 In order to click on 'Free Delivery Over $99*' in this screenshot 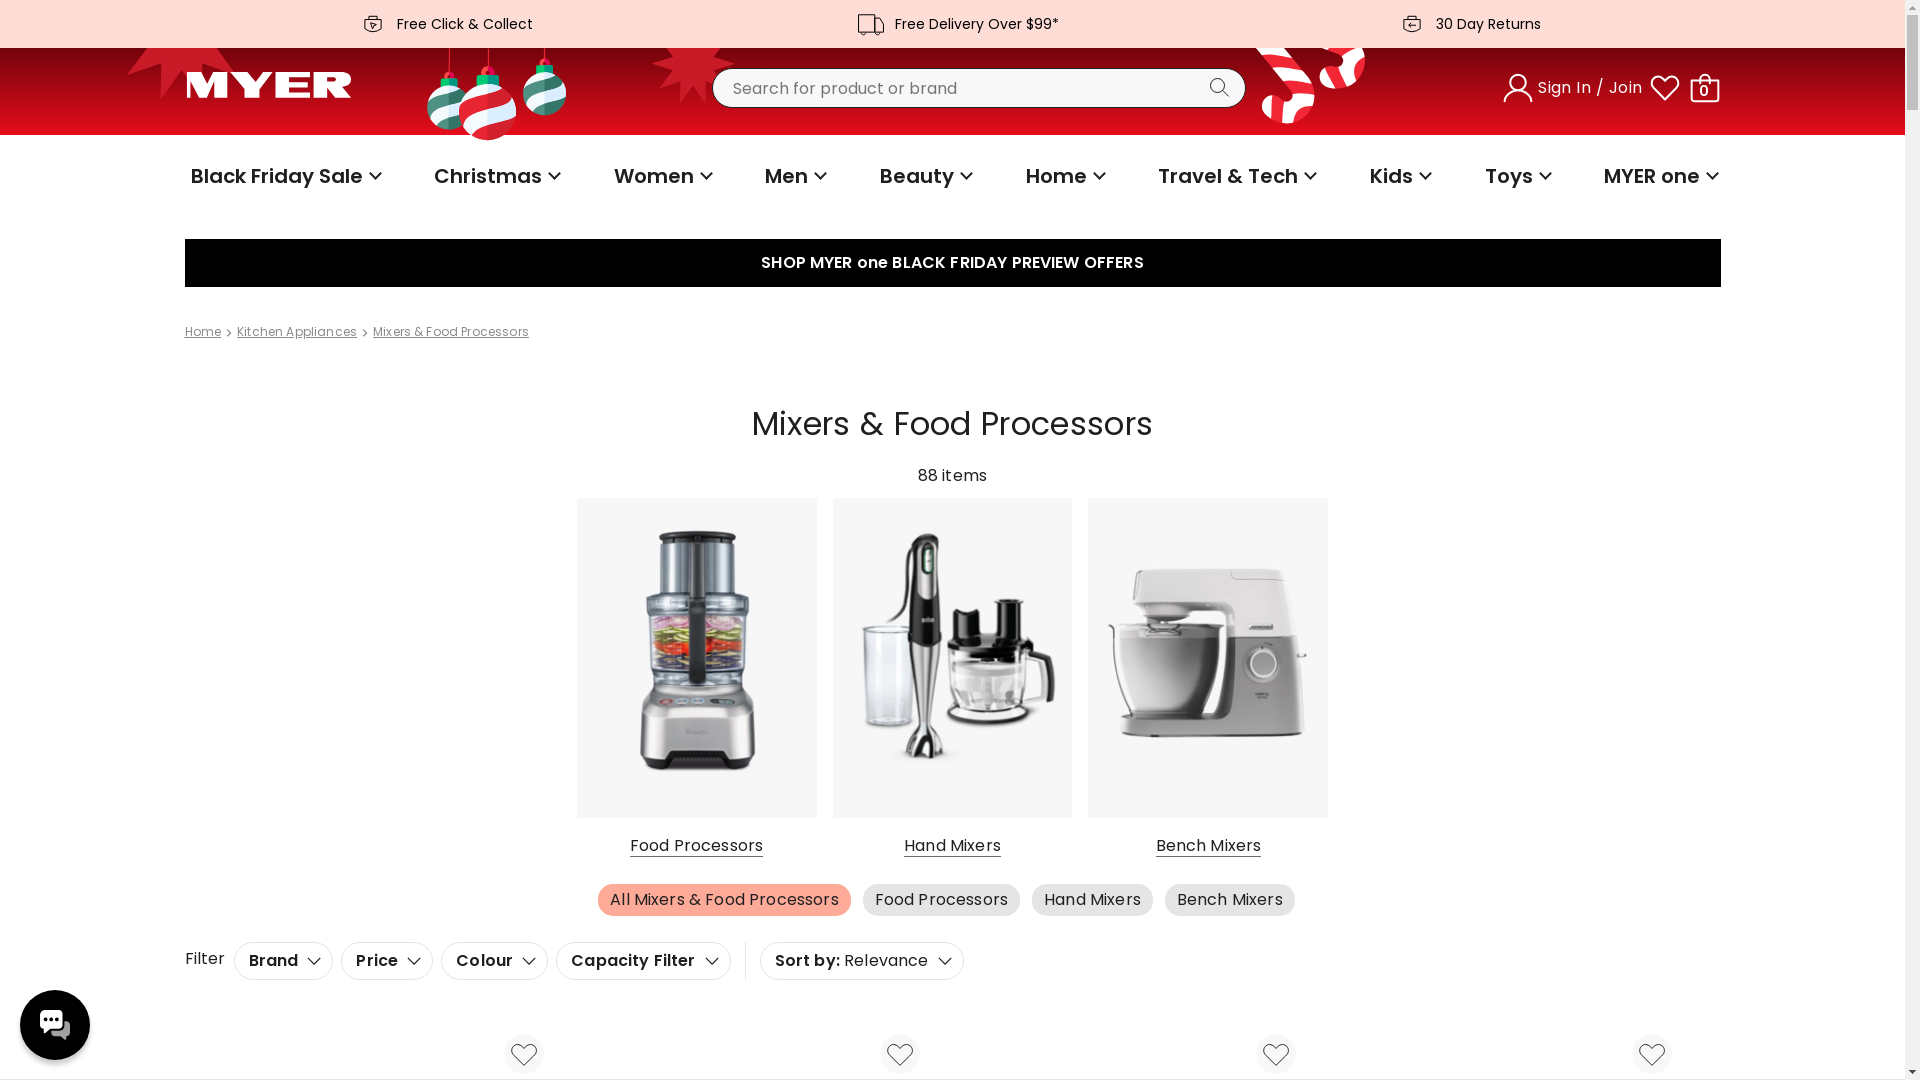, I will do `click(950, 23)`.